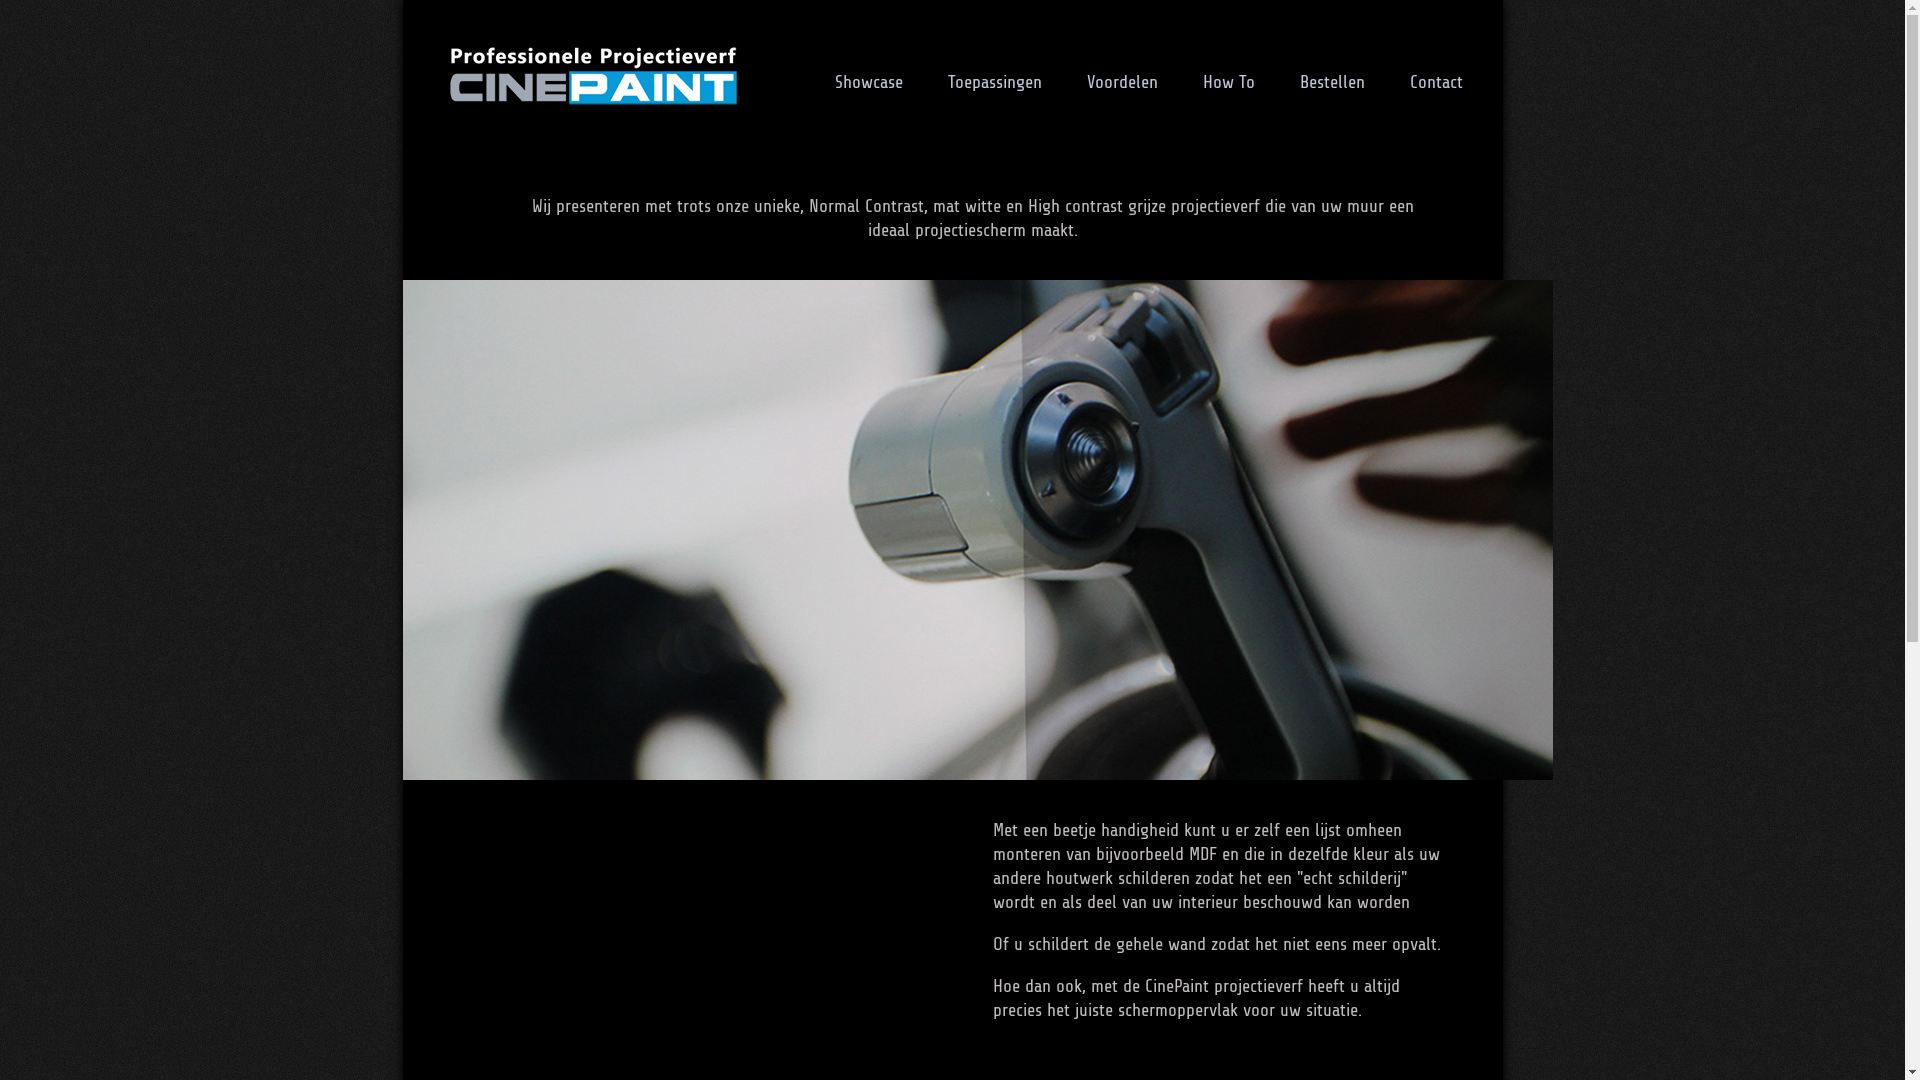  What do you see at coordinates (1435, 80) in the screenshot?
I see `'Contact'` at bounding box center [1435, 80].